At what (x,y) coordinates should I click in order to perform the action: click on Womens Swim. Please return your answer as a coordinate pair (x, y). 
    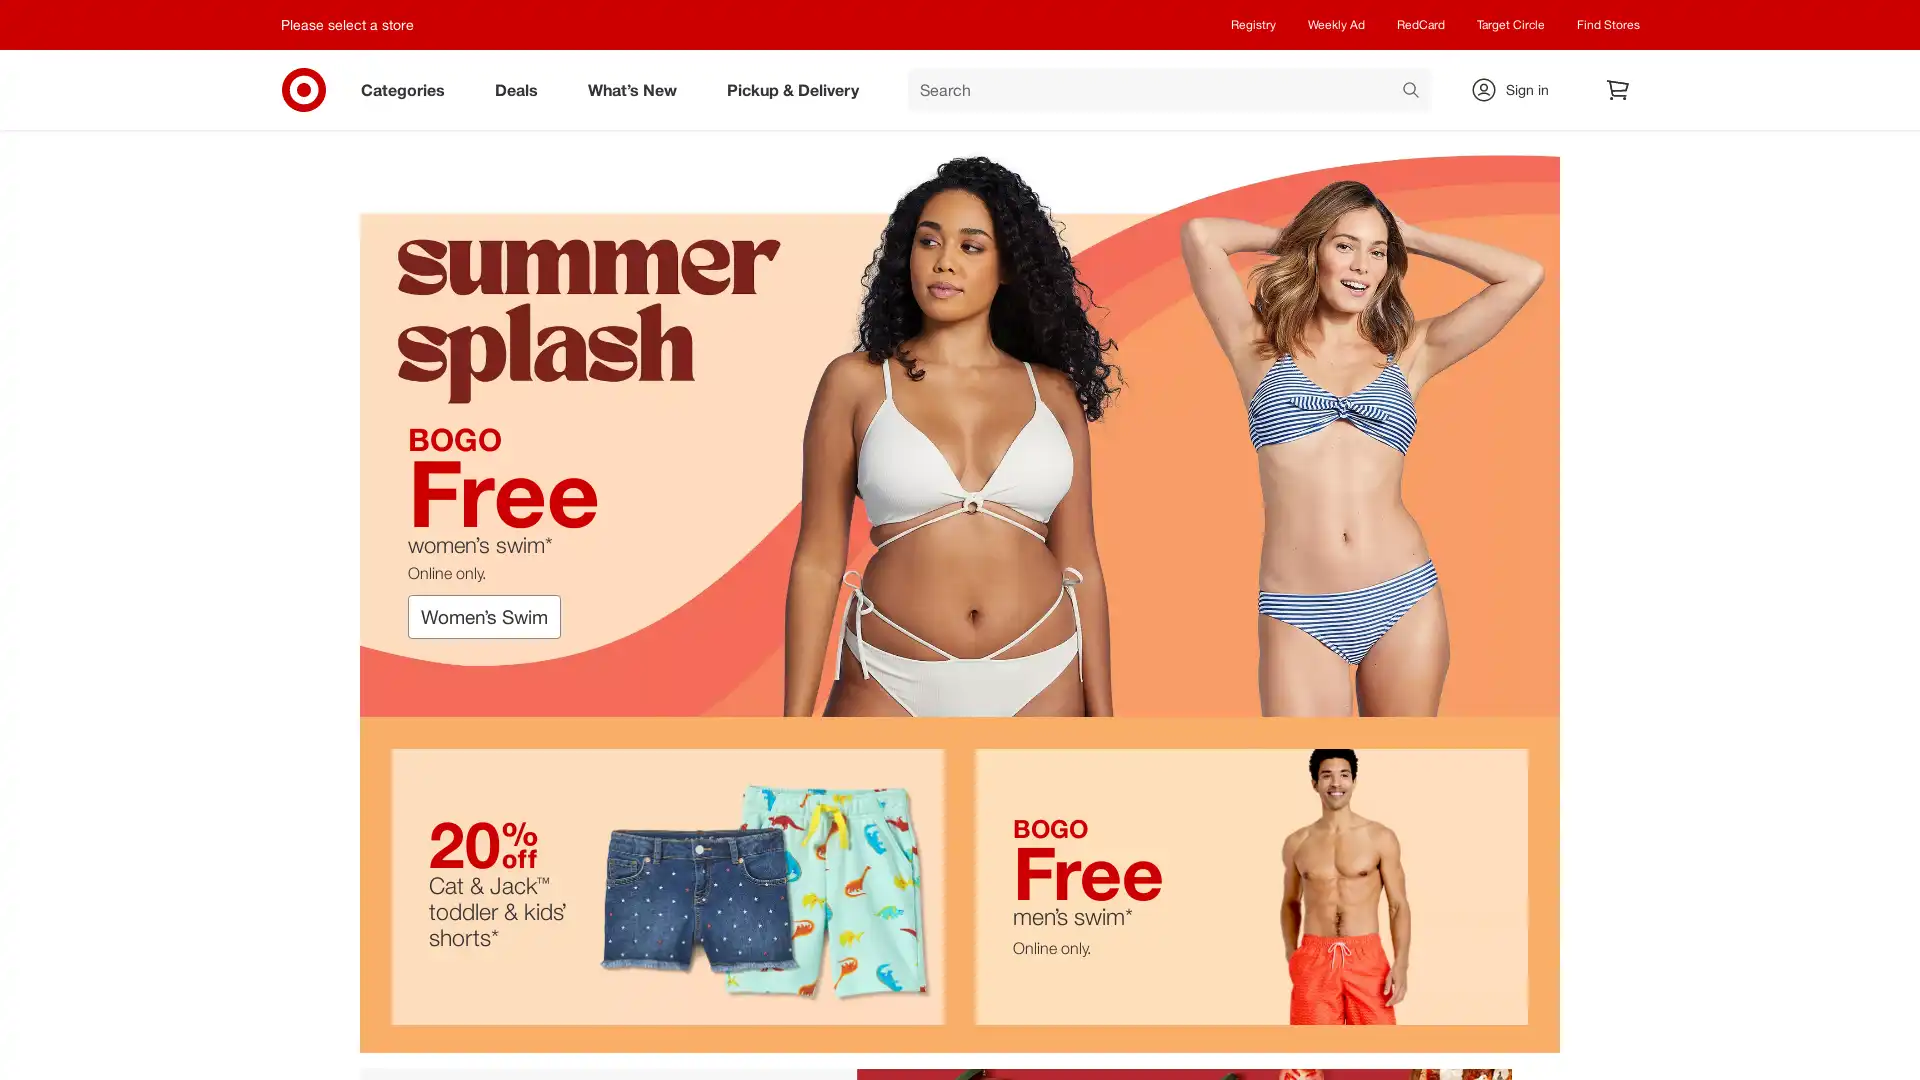
    Looking at the image, I should click on (484, 616).